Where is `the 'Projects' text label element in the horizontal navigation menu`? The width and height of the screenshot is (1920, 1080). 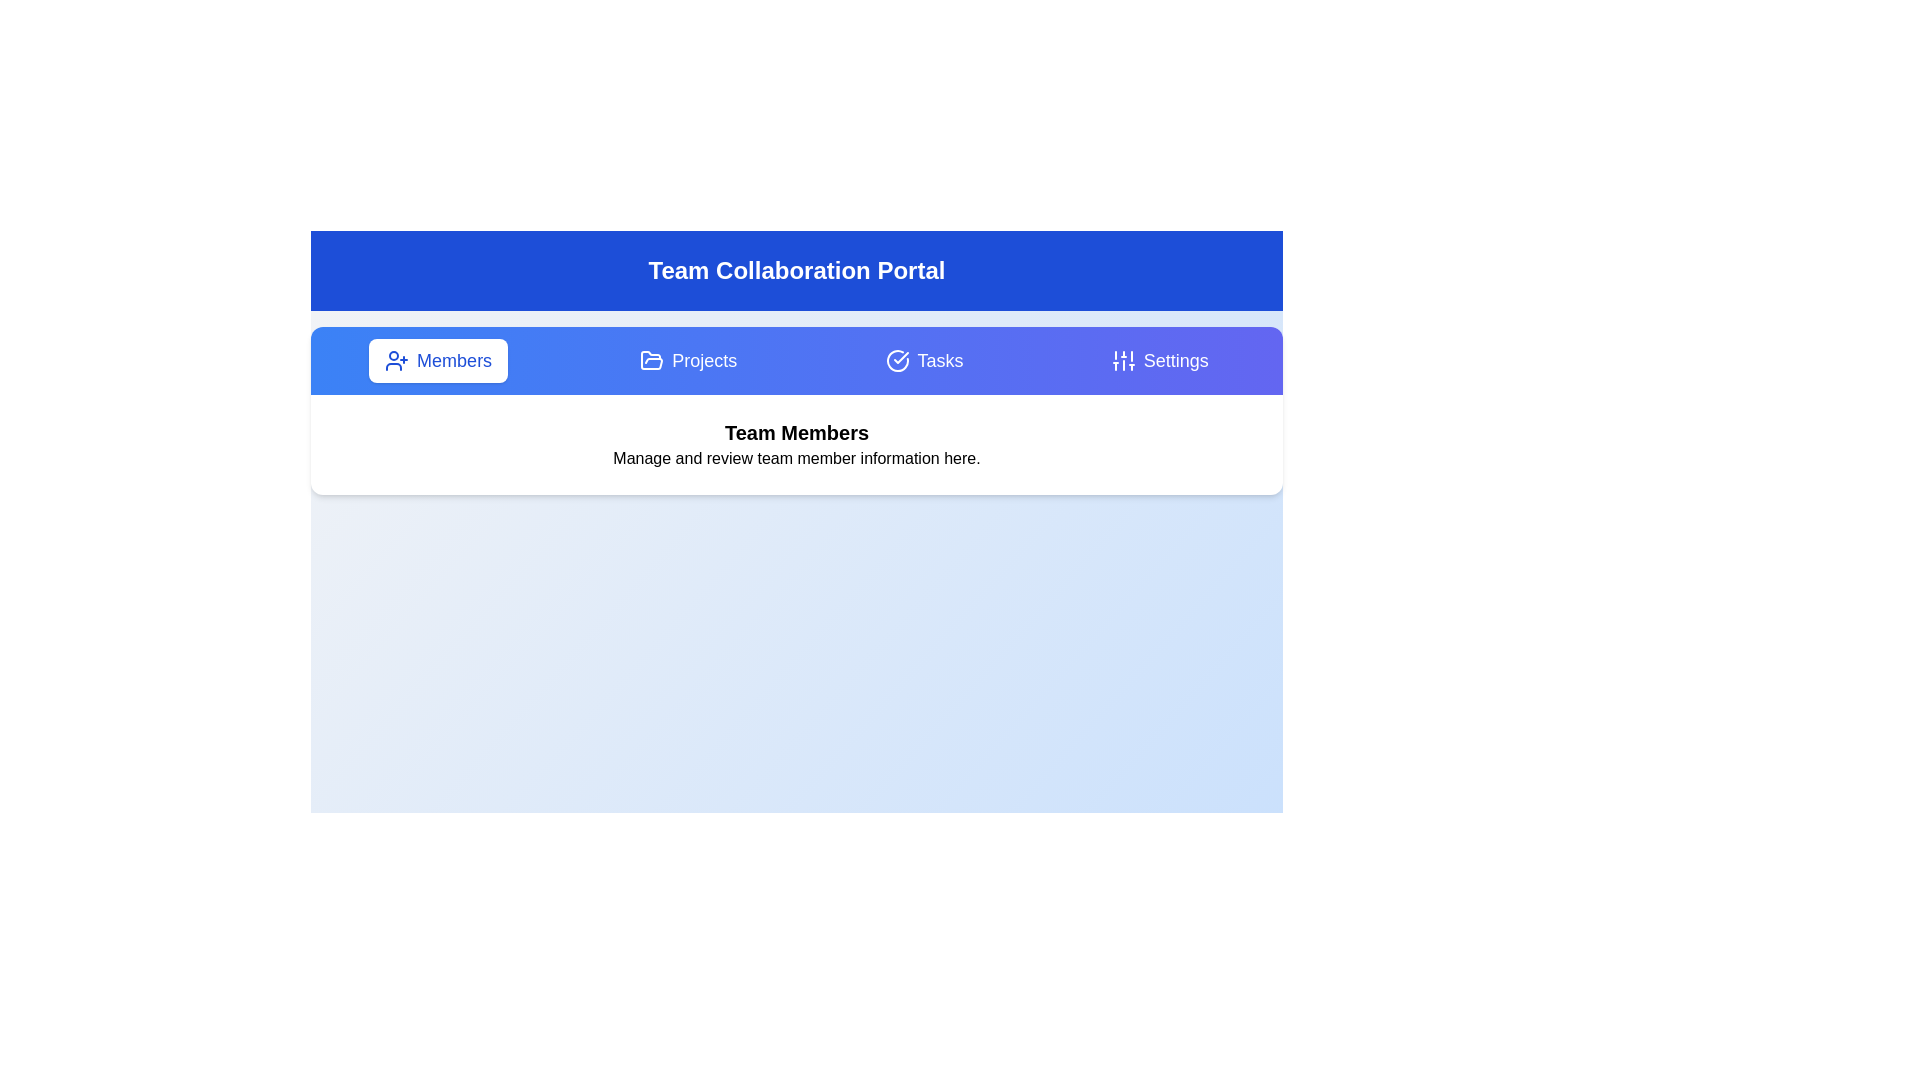
the 'Projects' text label element in the horizontal navigation menu is located at coordinates (704, 361).